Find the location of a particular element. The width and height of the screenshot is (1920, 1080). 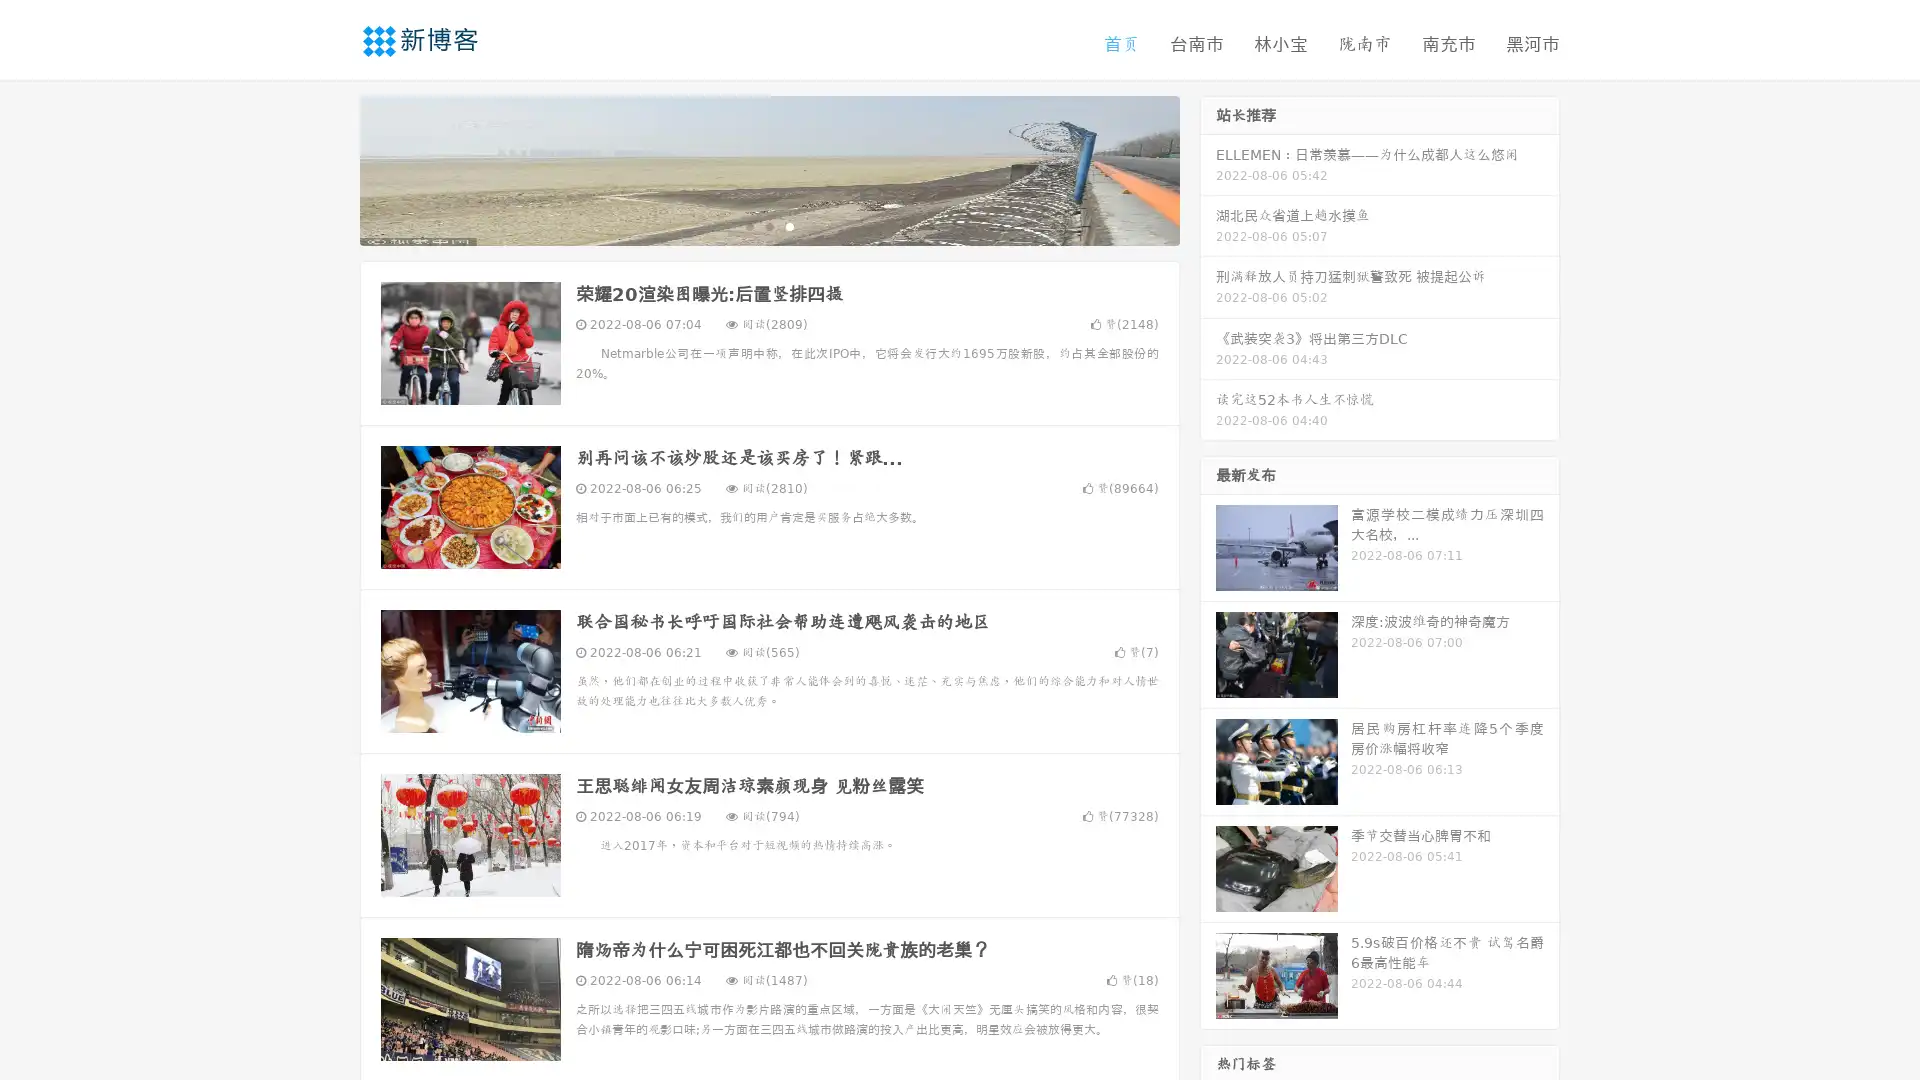

Go to slide 3 is located at coordinates (789, 225).